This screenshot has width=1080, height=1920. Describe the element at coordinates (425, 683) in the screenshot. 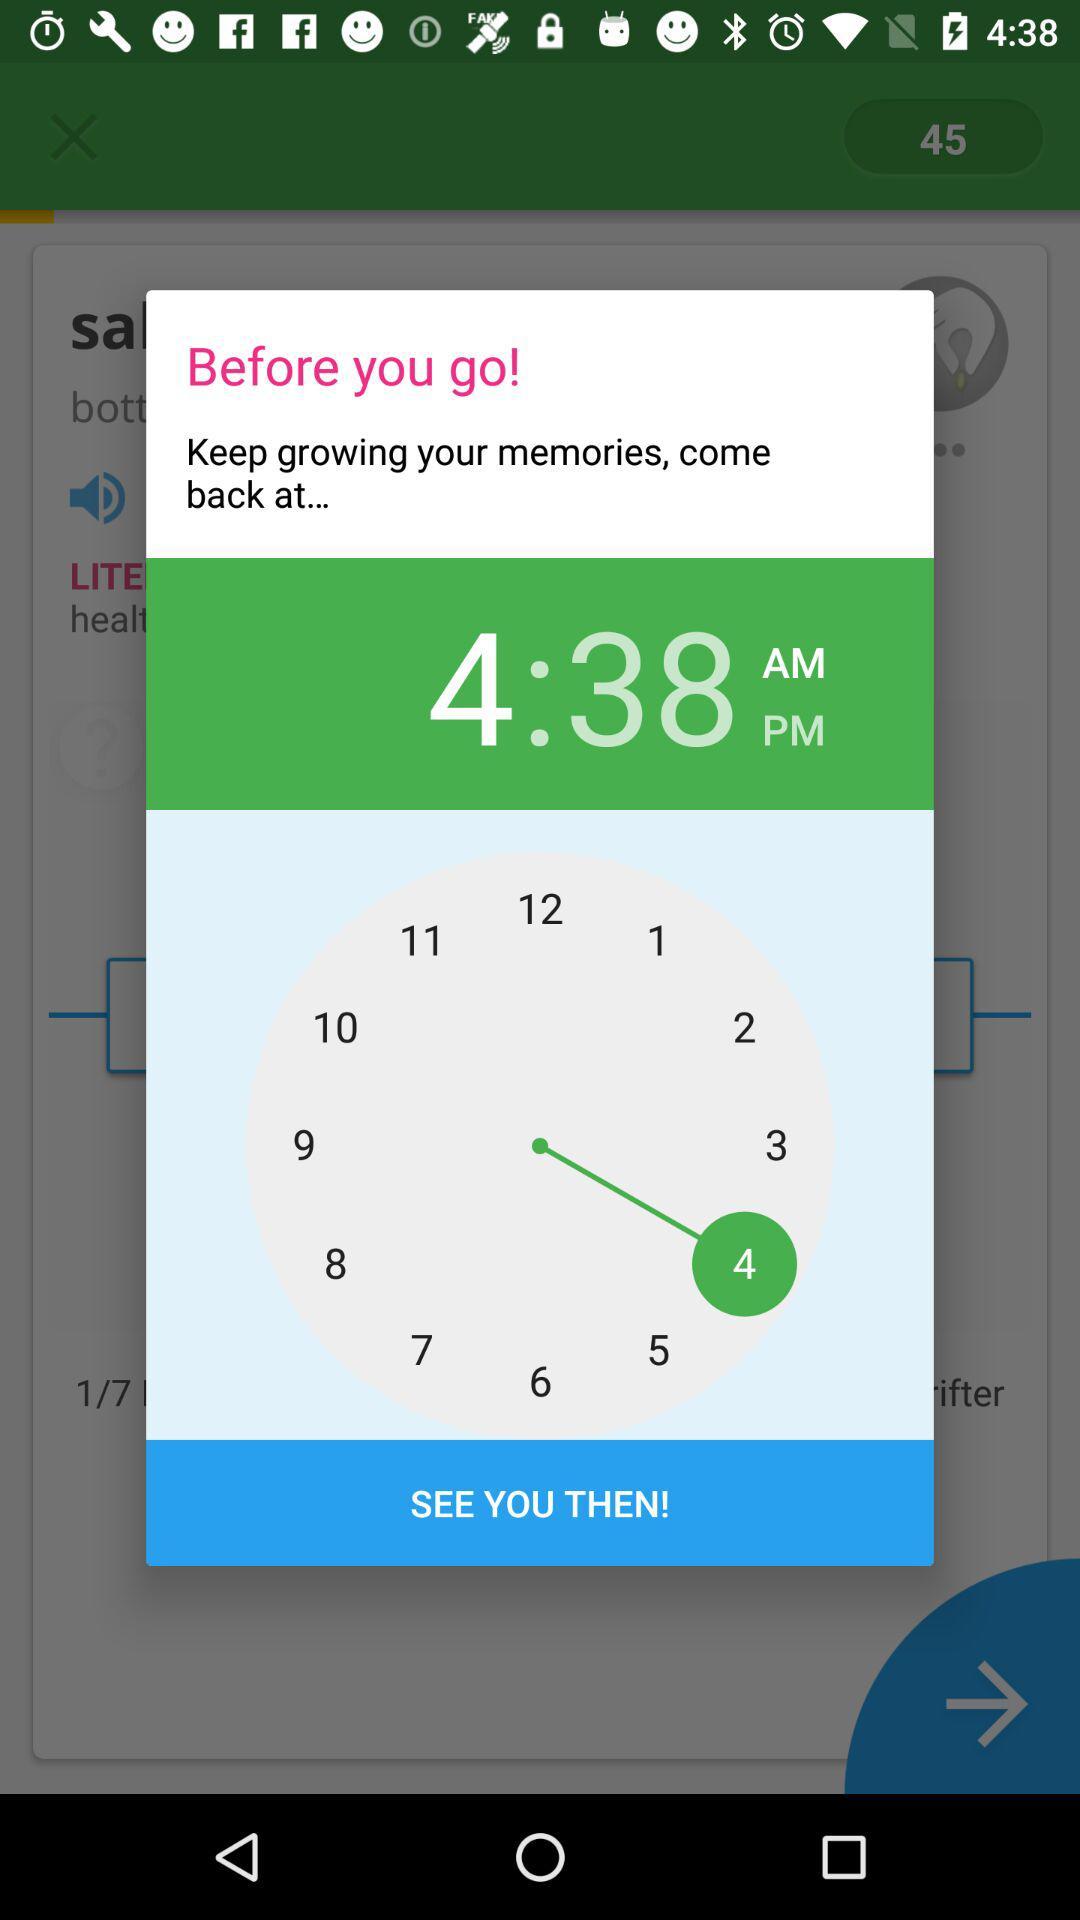

I see `icon below the keep growing your item` at that location.